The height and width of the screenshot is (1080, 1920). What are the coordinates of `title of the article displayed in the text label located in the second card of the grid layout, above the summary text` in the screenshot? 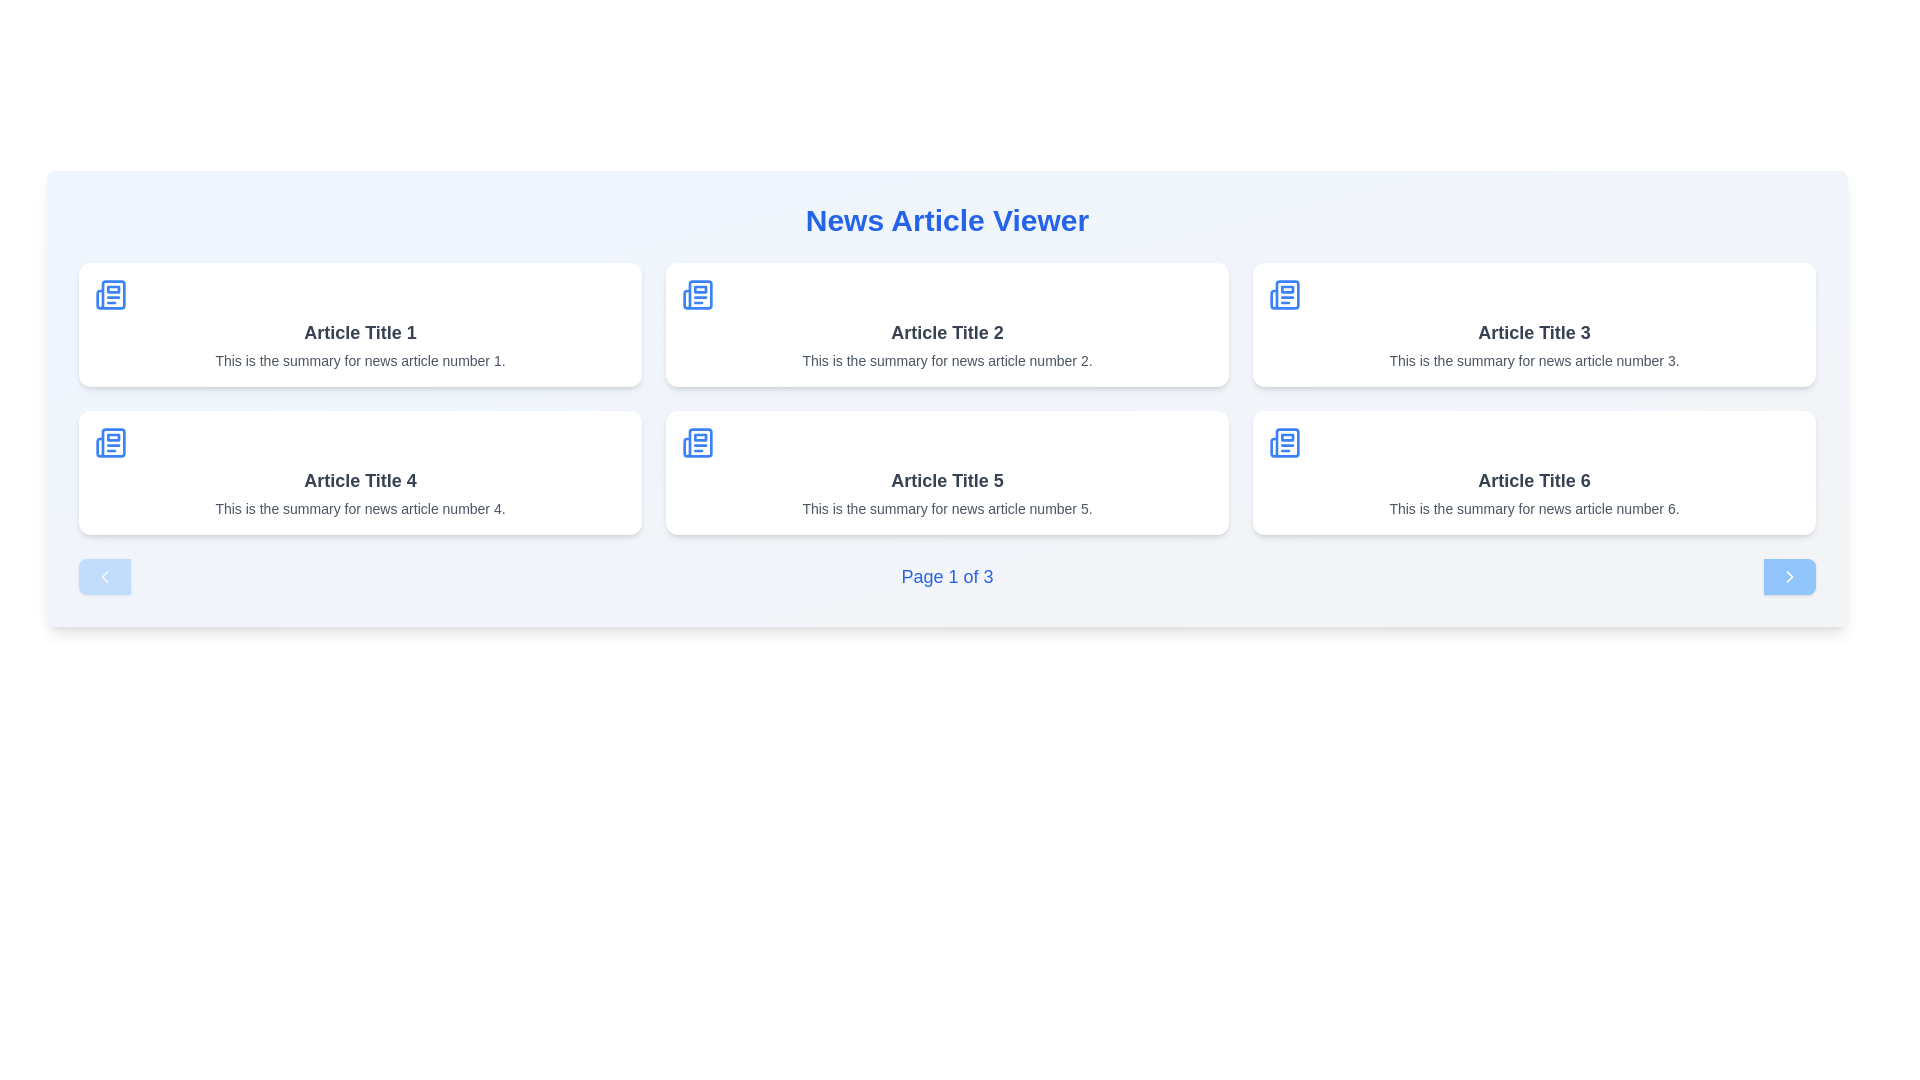 It's located at (946, 331).